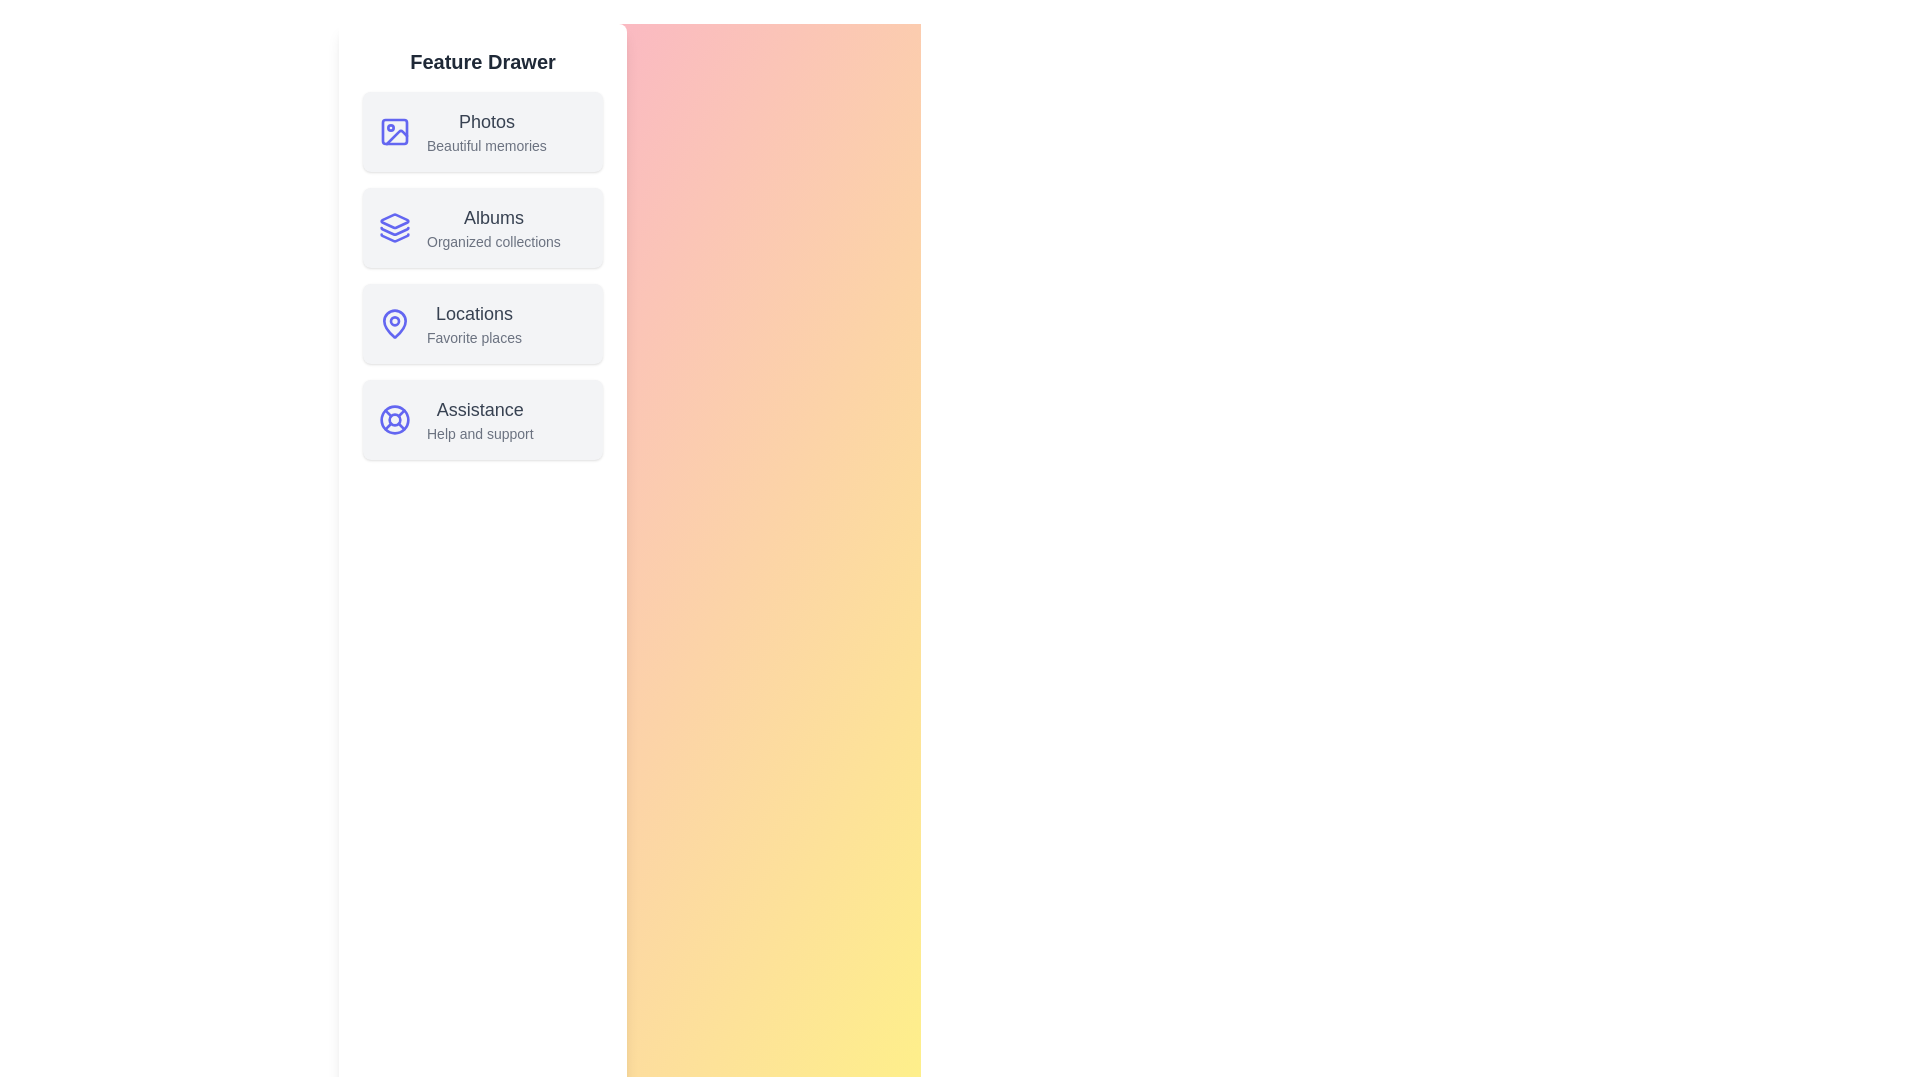  What do you see at coordinates (483, 323) in the screenshot?
I see `the feature item Locations to reveal its effect` at bounding box center [483, 323].